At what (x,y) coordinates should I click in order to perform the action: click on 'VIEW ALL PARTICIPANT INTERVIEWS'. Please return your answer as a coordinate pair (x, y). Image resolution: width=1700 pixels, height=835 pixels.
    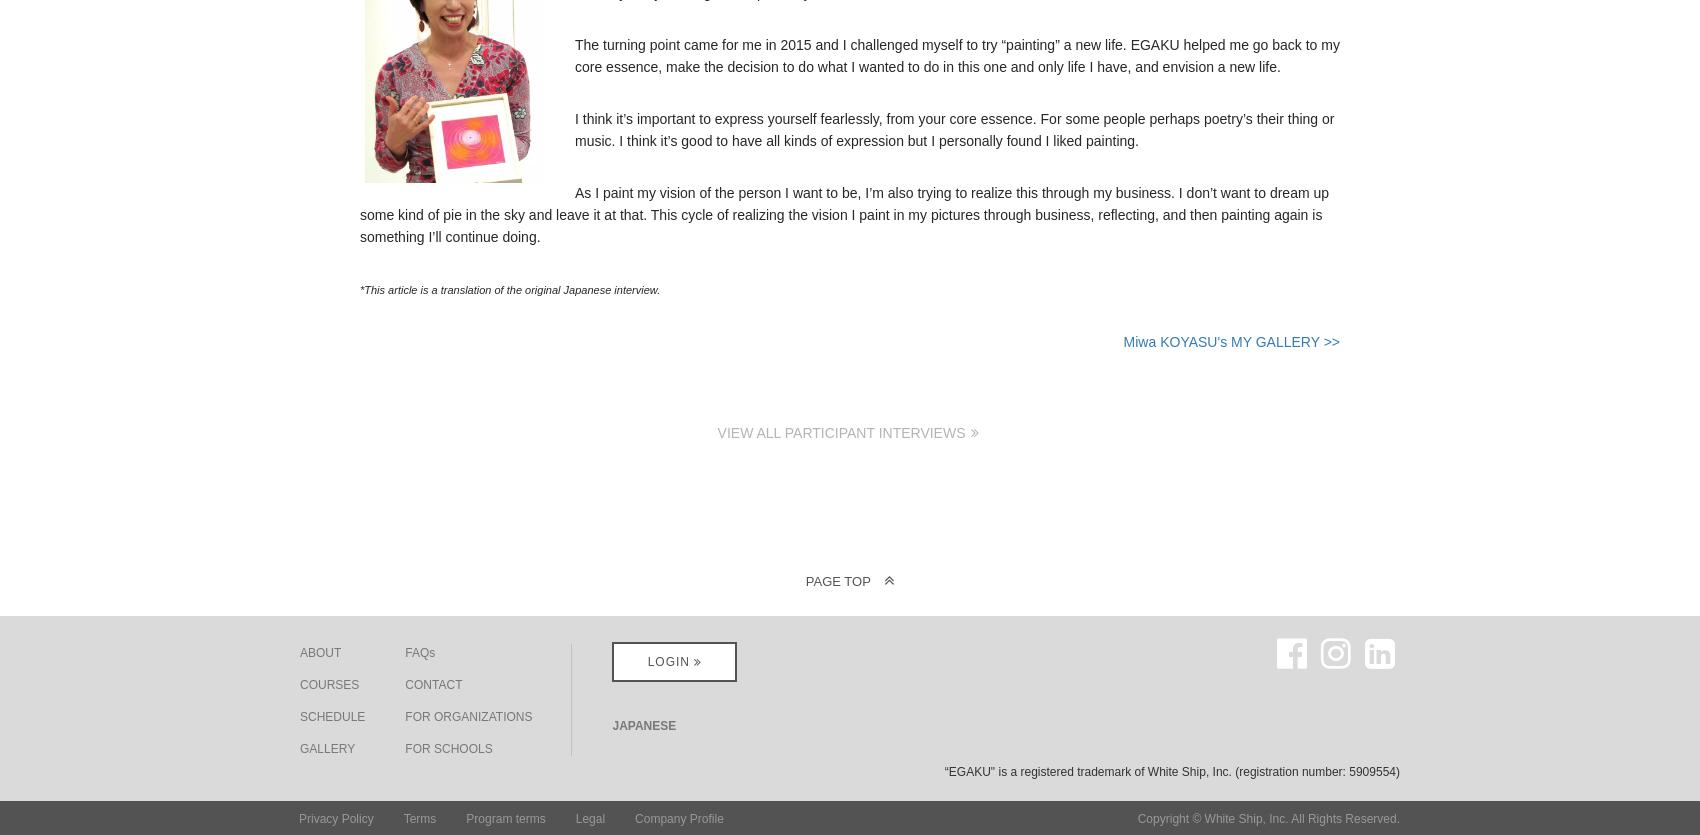
    Looking at the image, I should click on (842, 431).